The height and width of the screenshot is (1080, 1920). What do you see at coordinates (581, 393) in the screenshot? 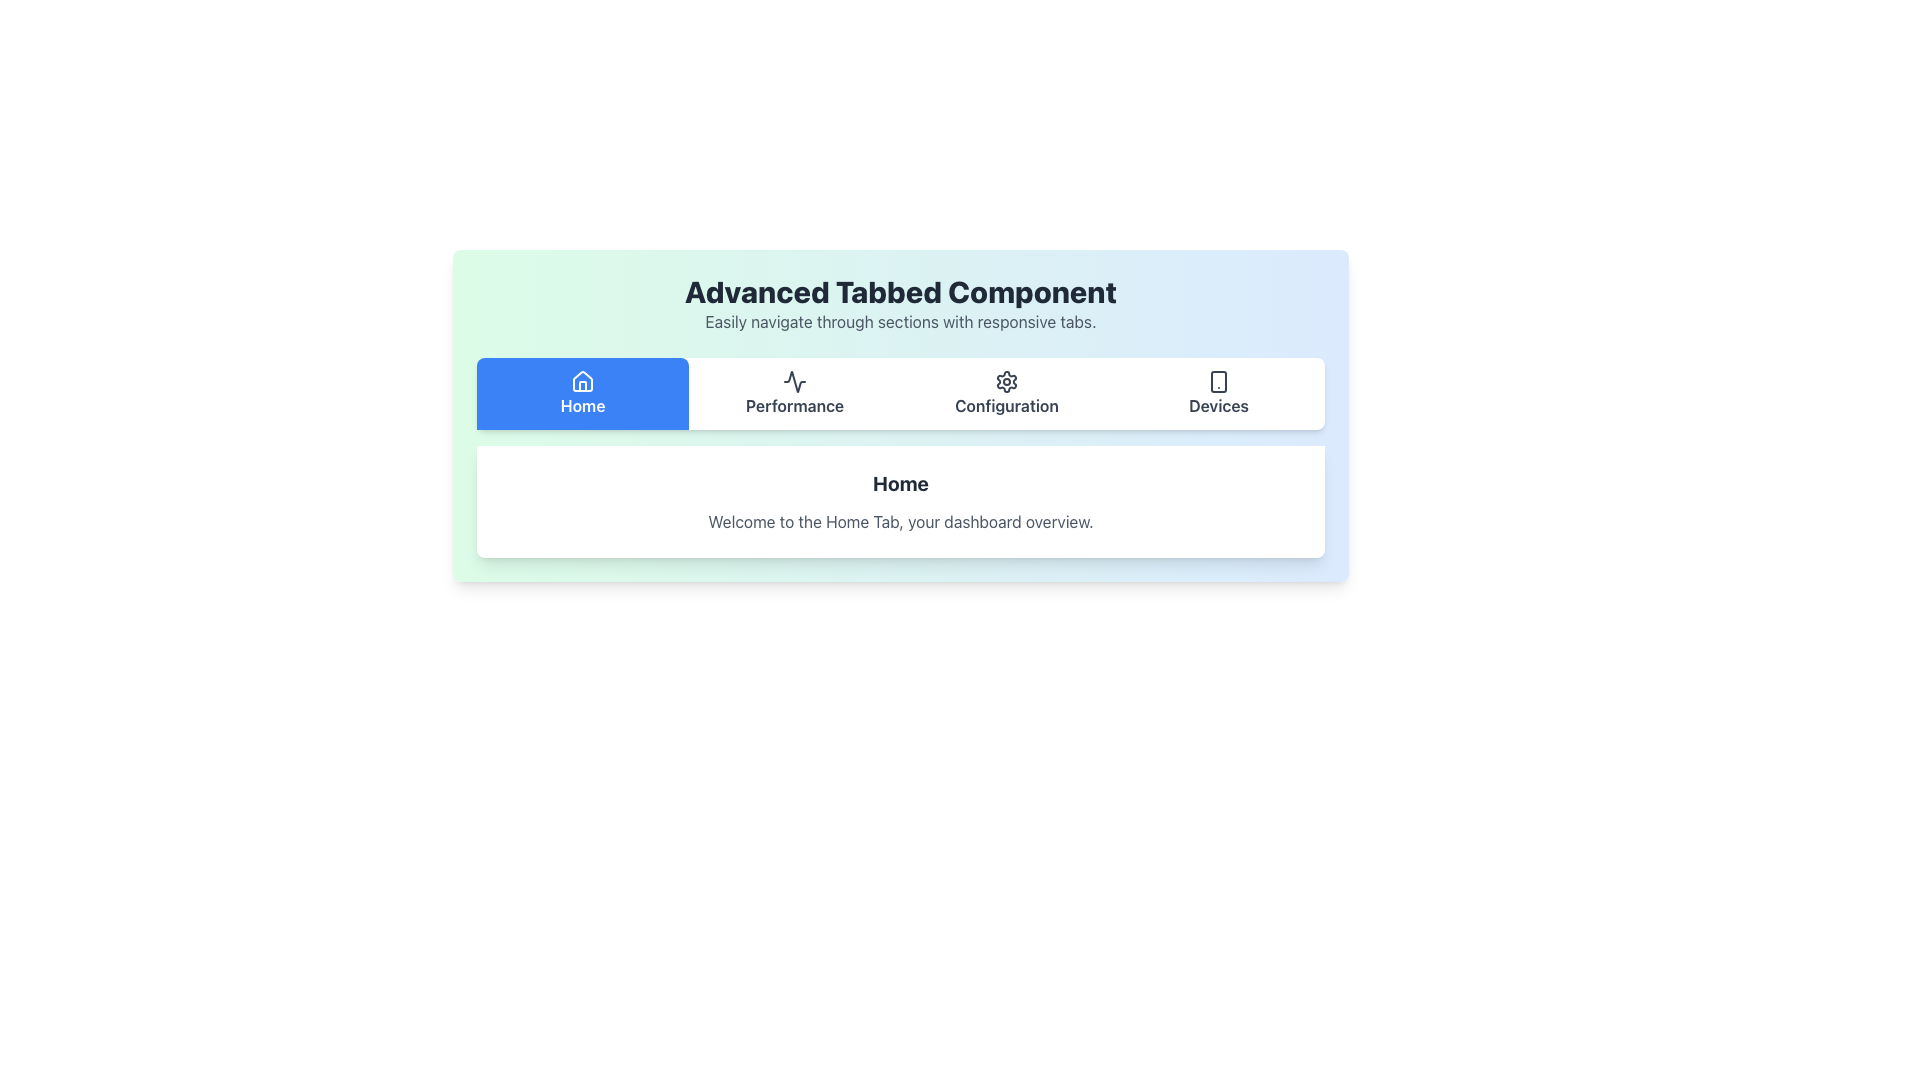
I see `the 'Home' tab in the tabbed navigation bar, which has a blue background, white text, and a house icon` at bounding box center [581, 393].